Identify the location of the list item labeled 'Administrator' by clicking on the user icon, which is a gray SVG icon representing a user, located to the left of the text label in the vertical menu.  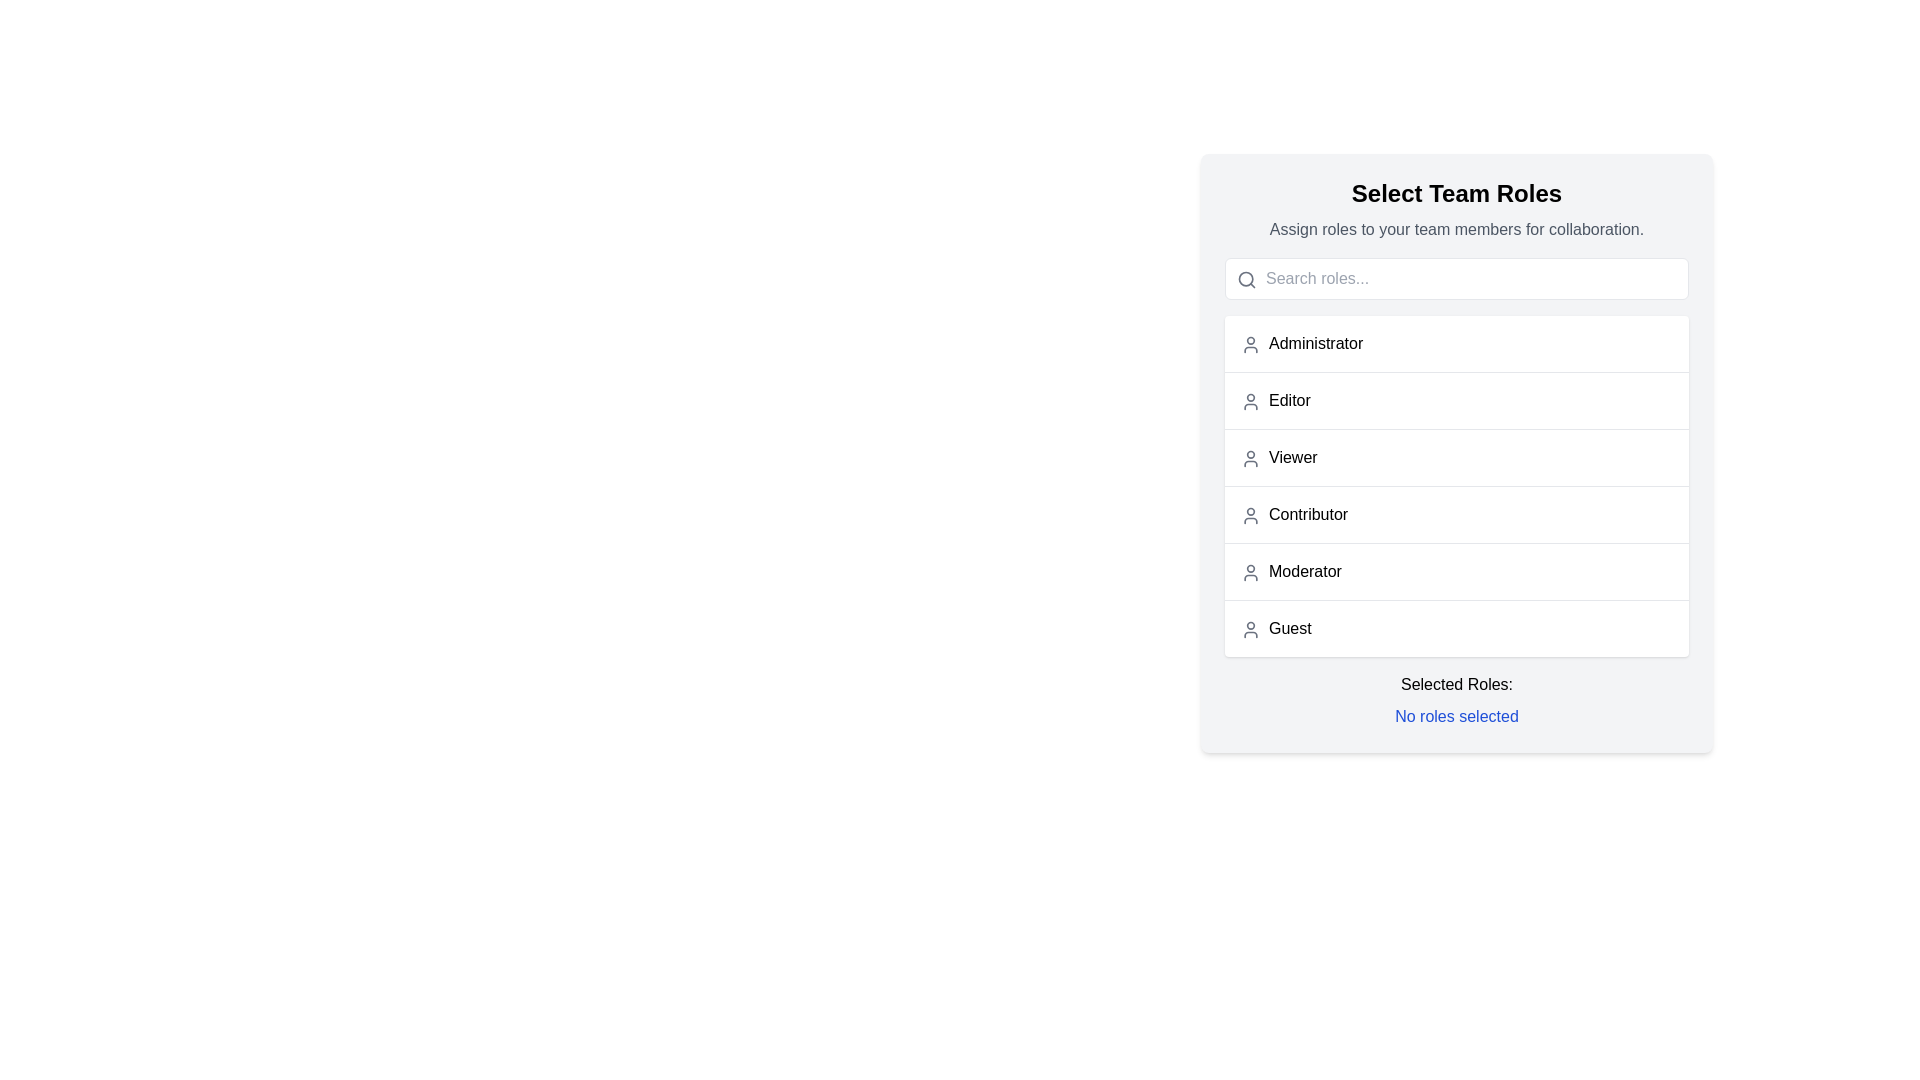
(1250, 342).